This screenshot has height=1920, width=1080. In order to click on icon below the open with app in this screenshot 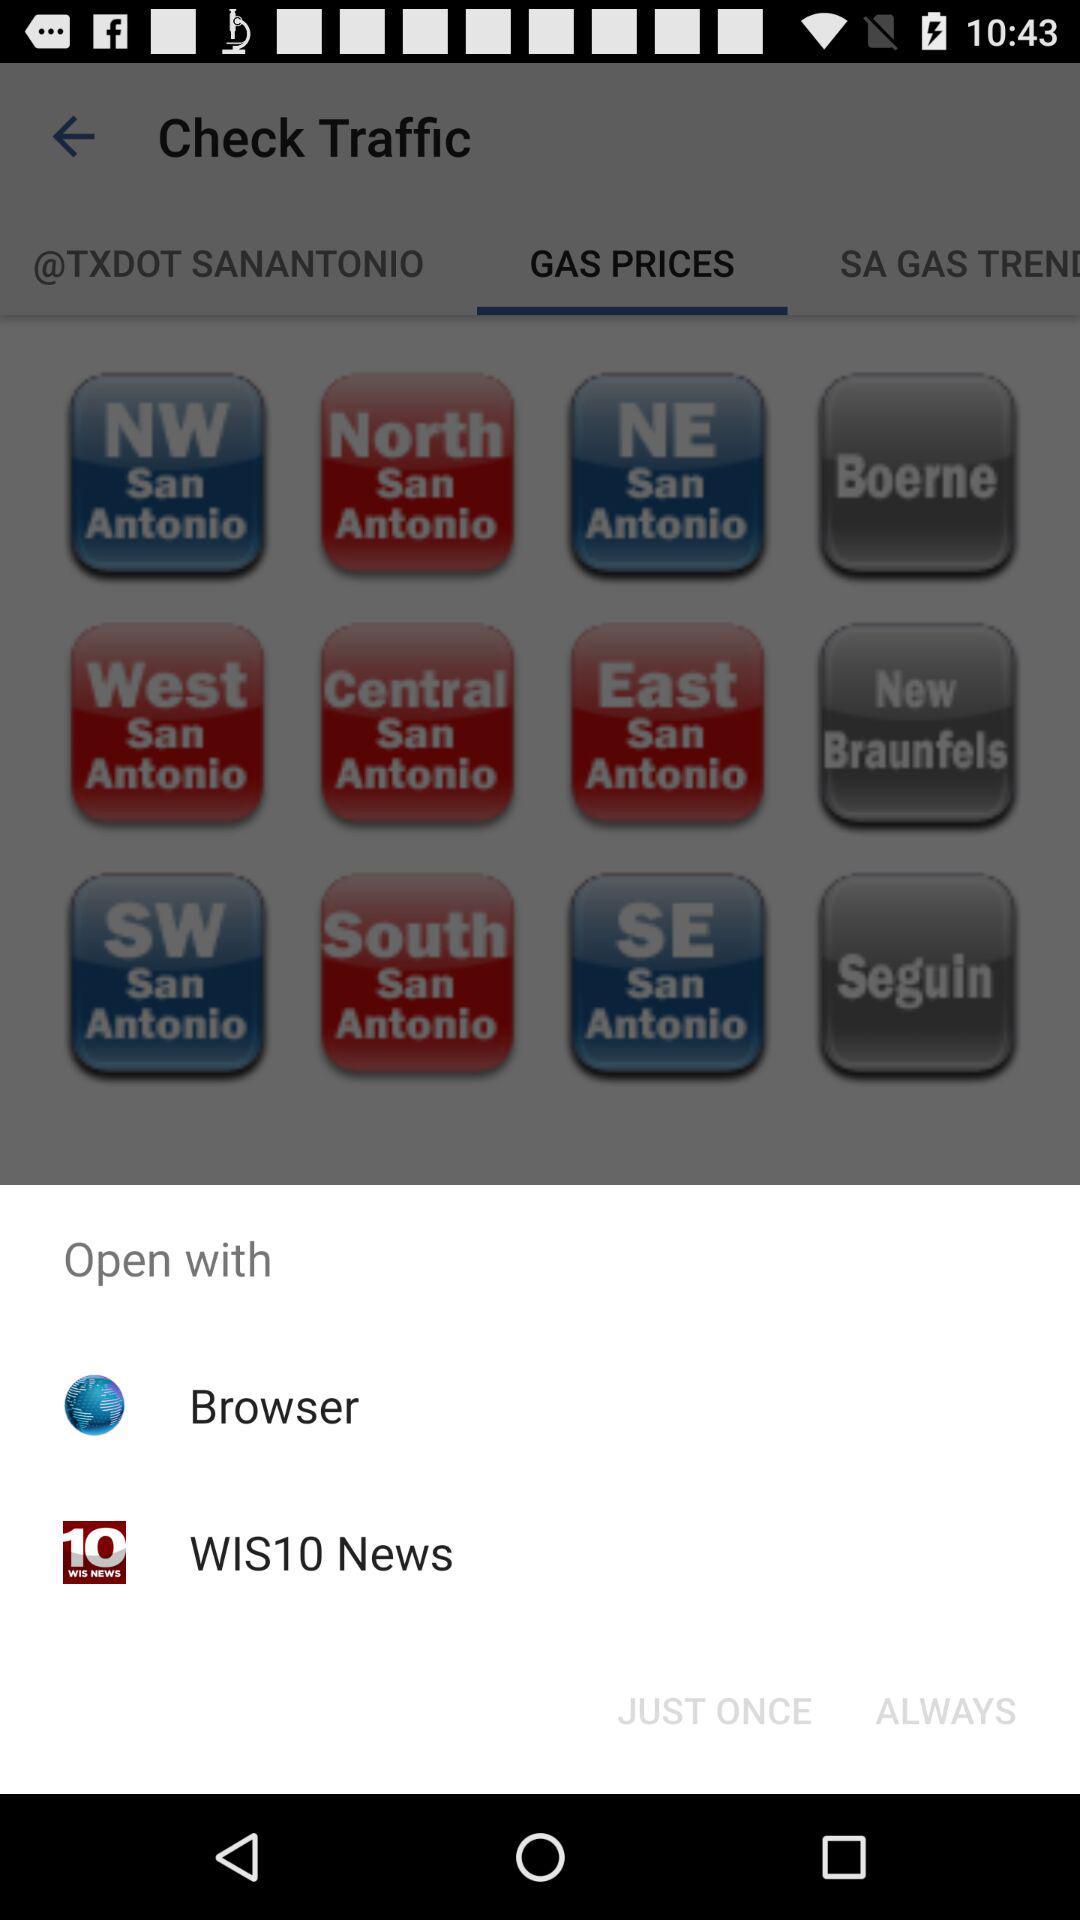, I will do `click(274, 1404)`.